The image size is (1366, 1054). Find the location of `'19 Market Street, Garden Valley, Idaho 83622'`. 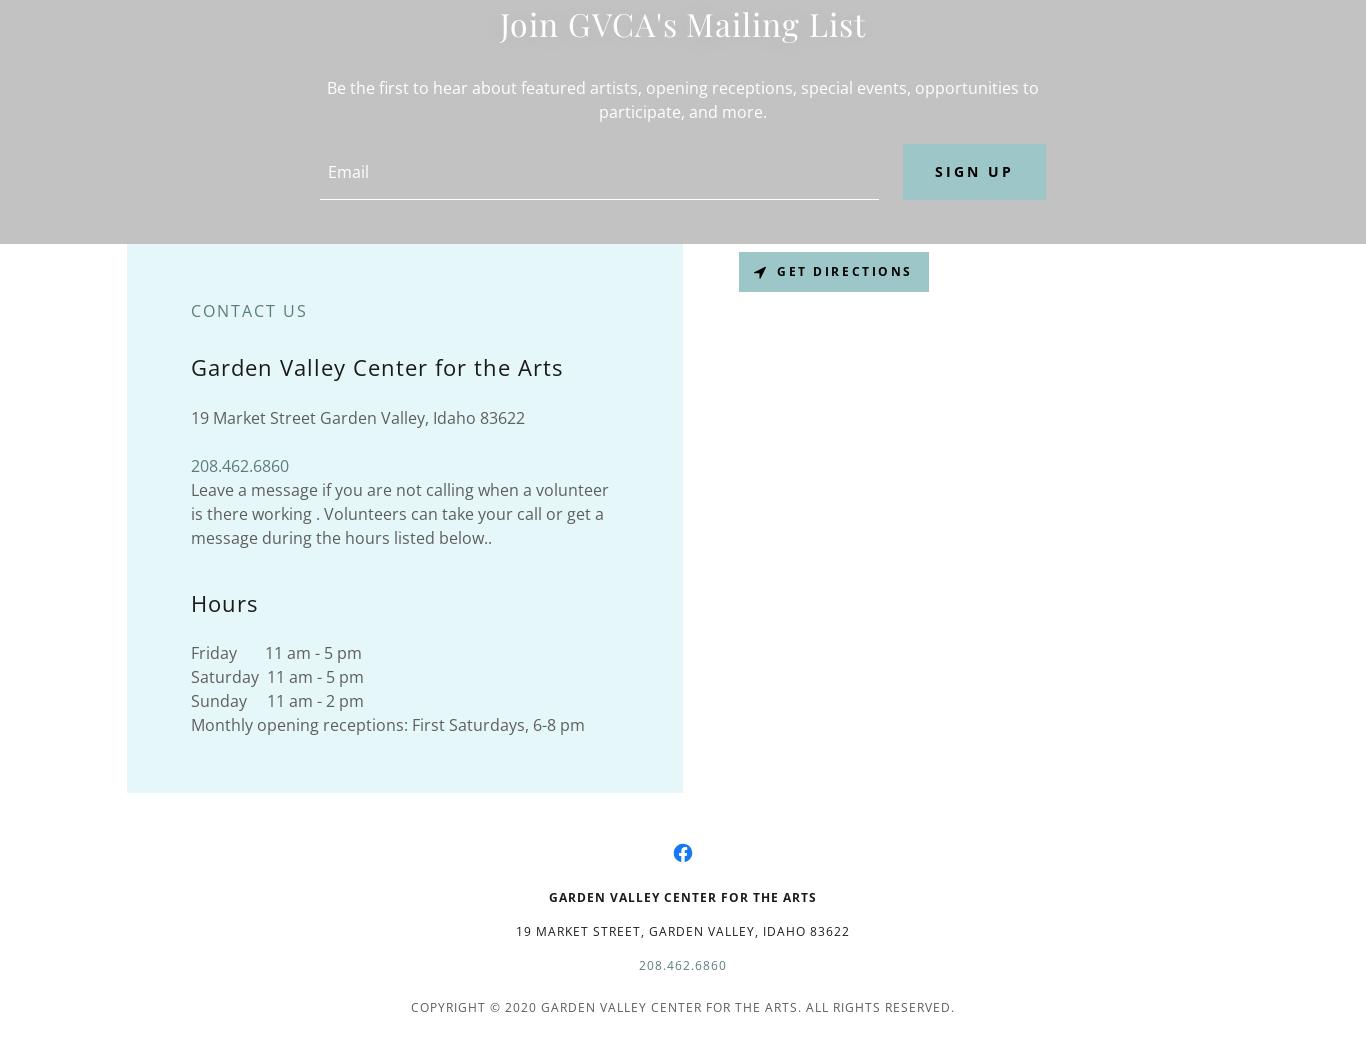

'19 Market Street, Garden Valley, Idaho 83622' is located at coordinates (681, 930).